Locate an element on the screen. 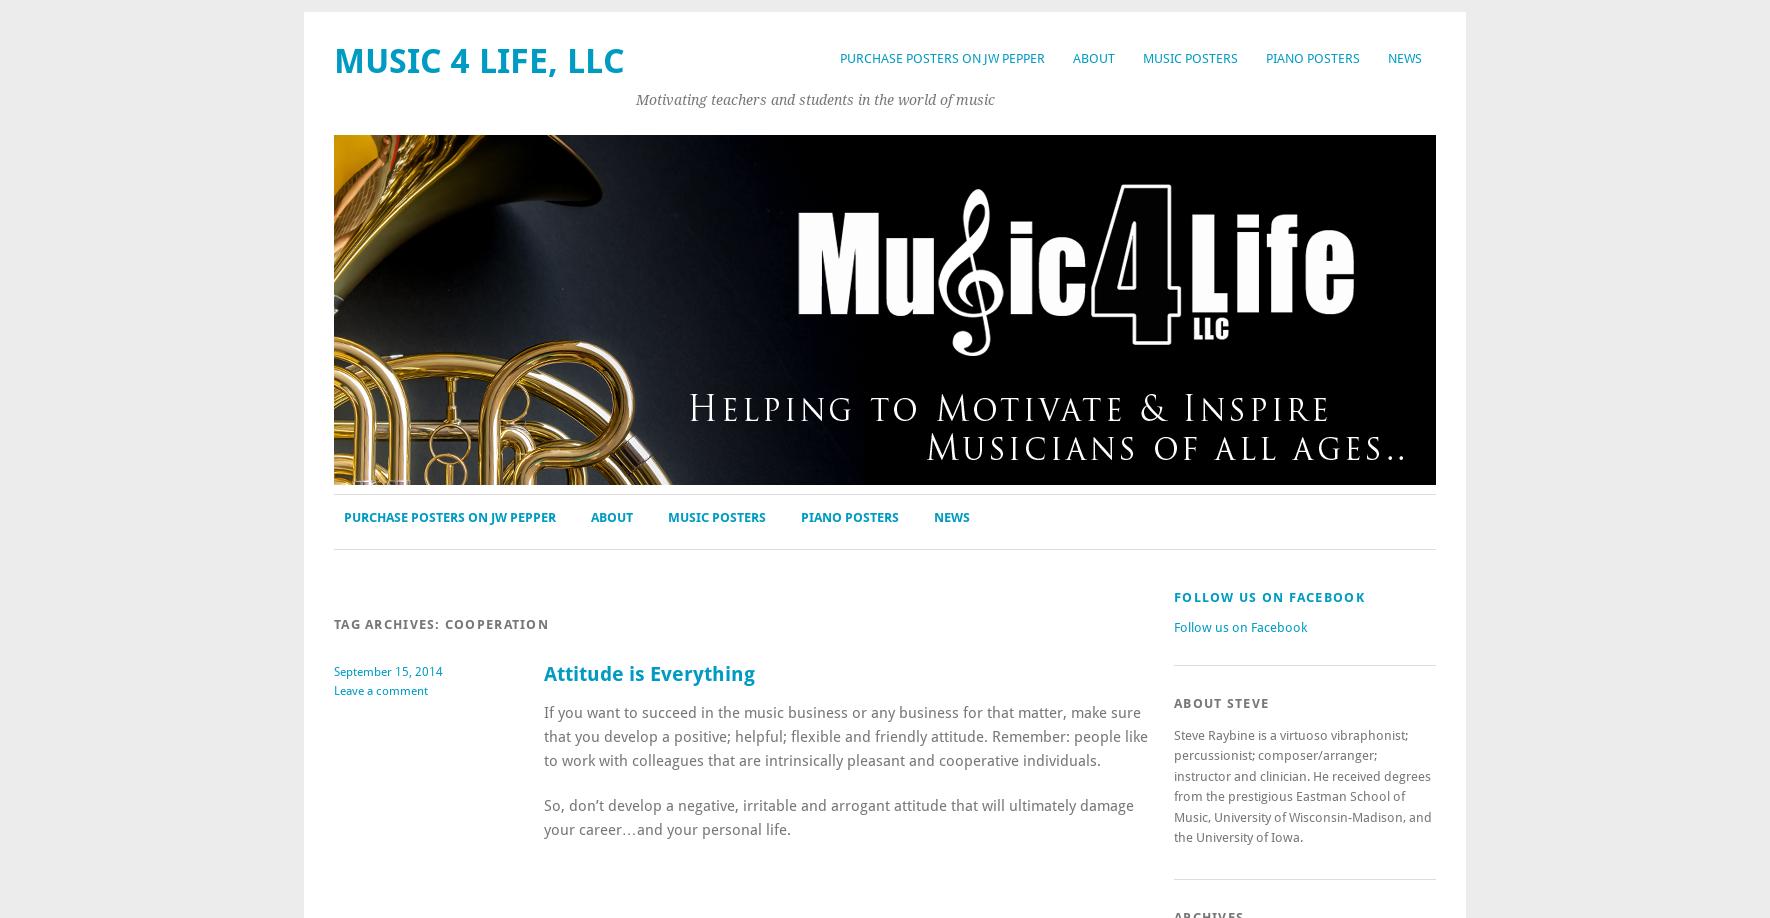 This screenshot has width=1770, height=918. 'If you want to succeed in the music business or any business for that matter, make sure that you develop a positive; helpful; flexible and friendly attitude. Remember: people like to work with colleagues that are intrinsically pleasant and cooperative individuals.' is located at coordinates (844, 735).